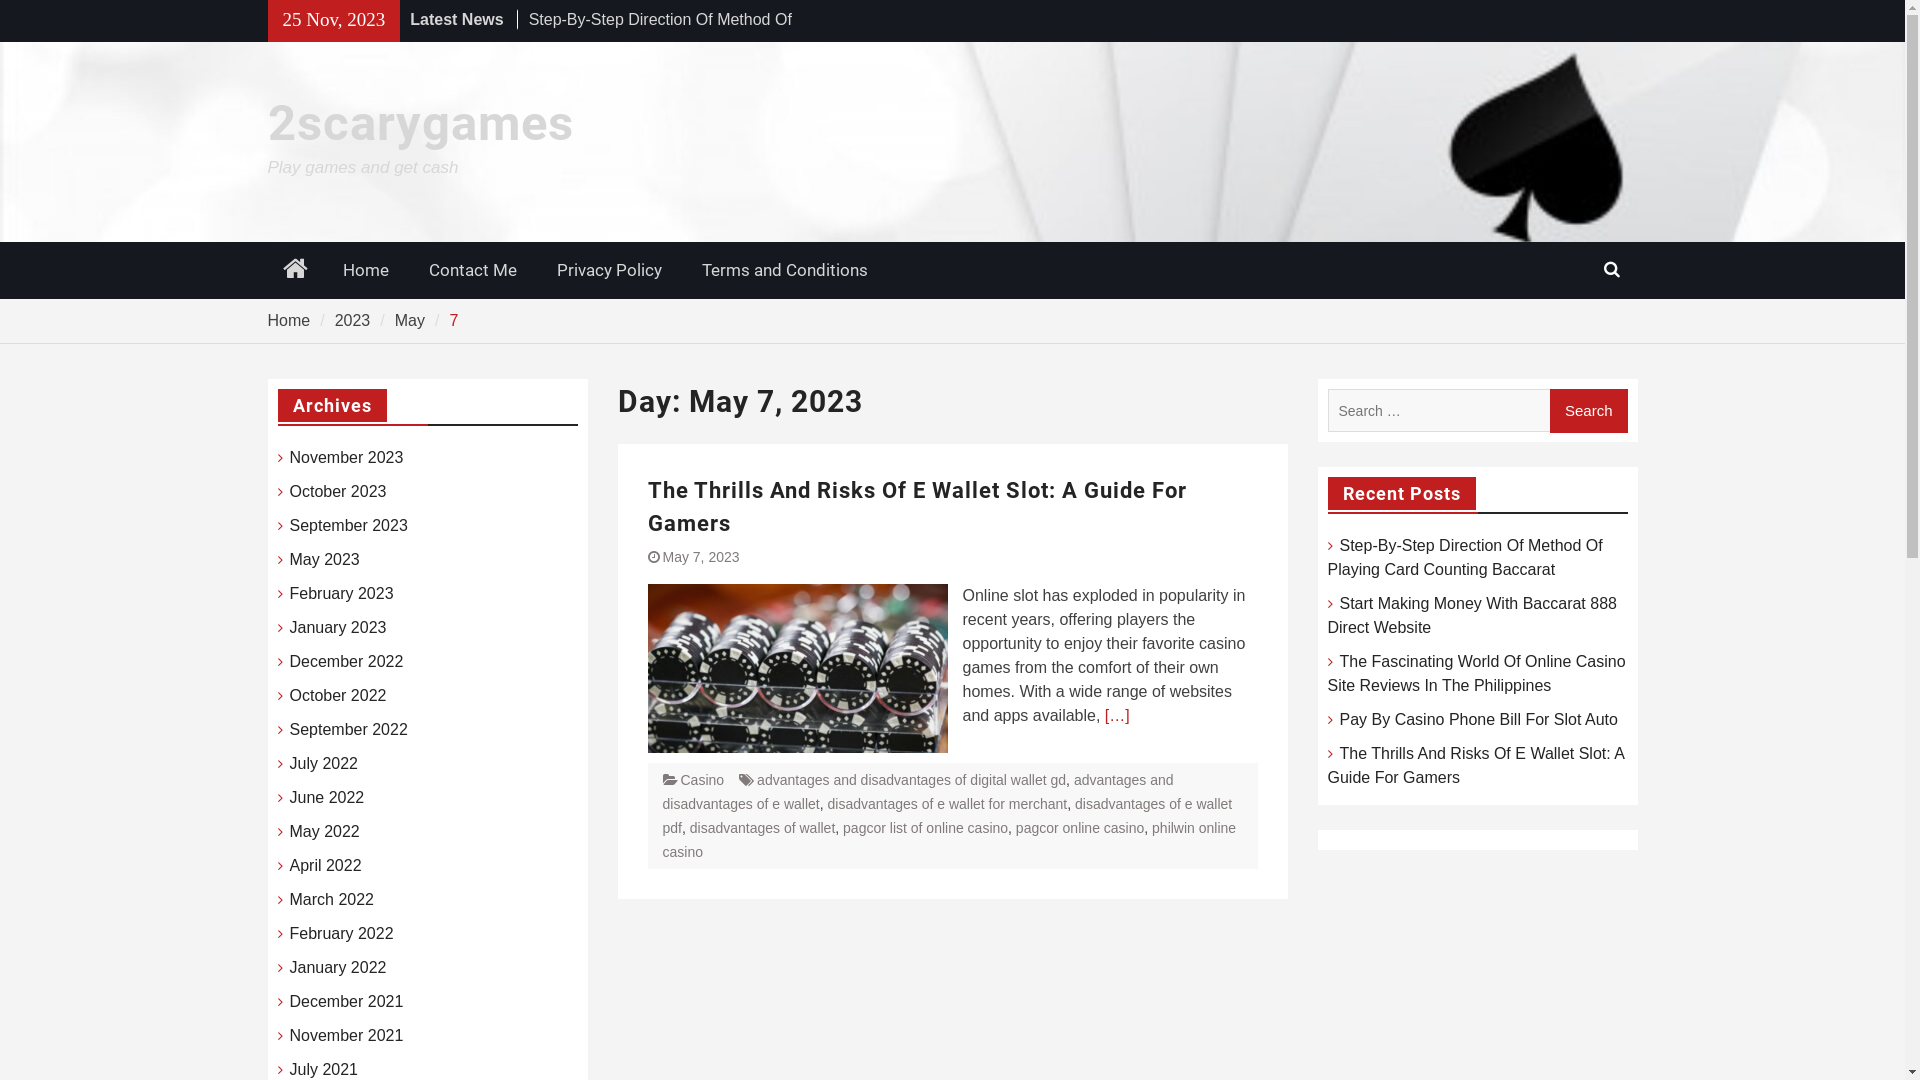  I want to click on 'pagcor online casino', so click(1079, 828).